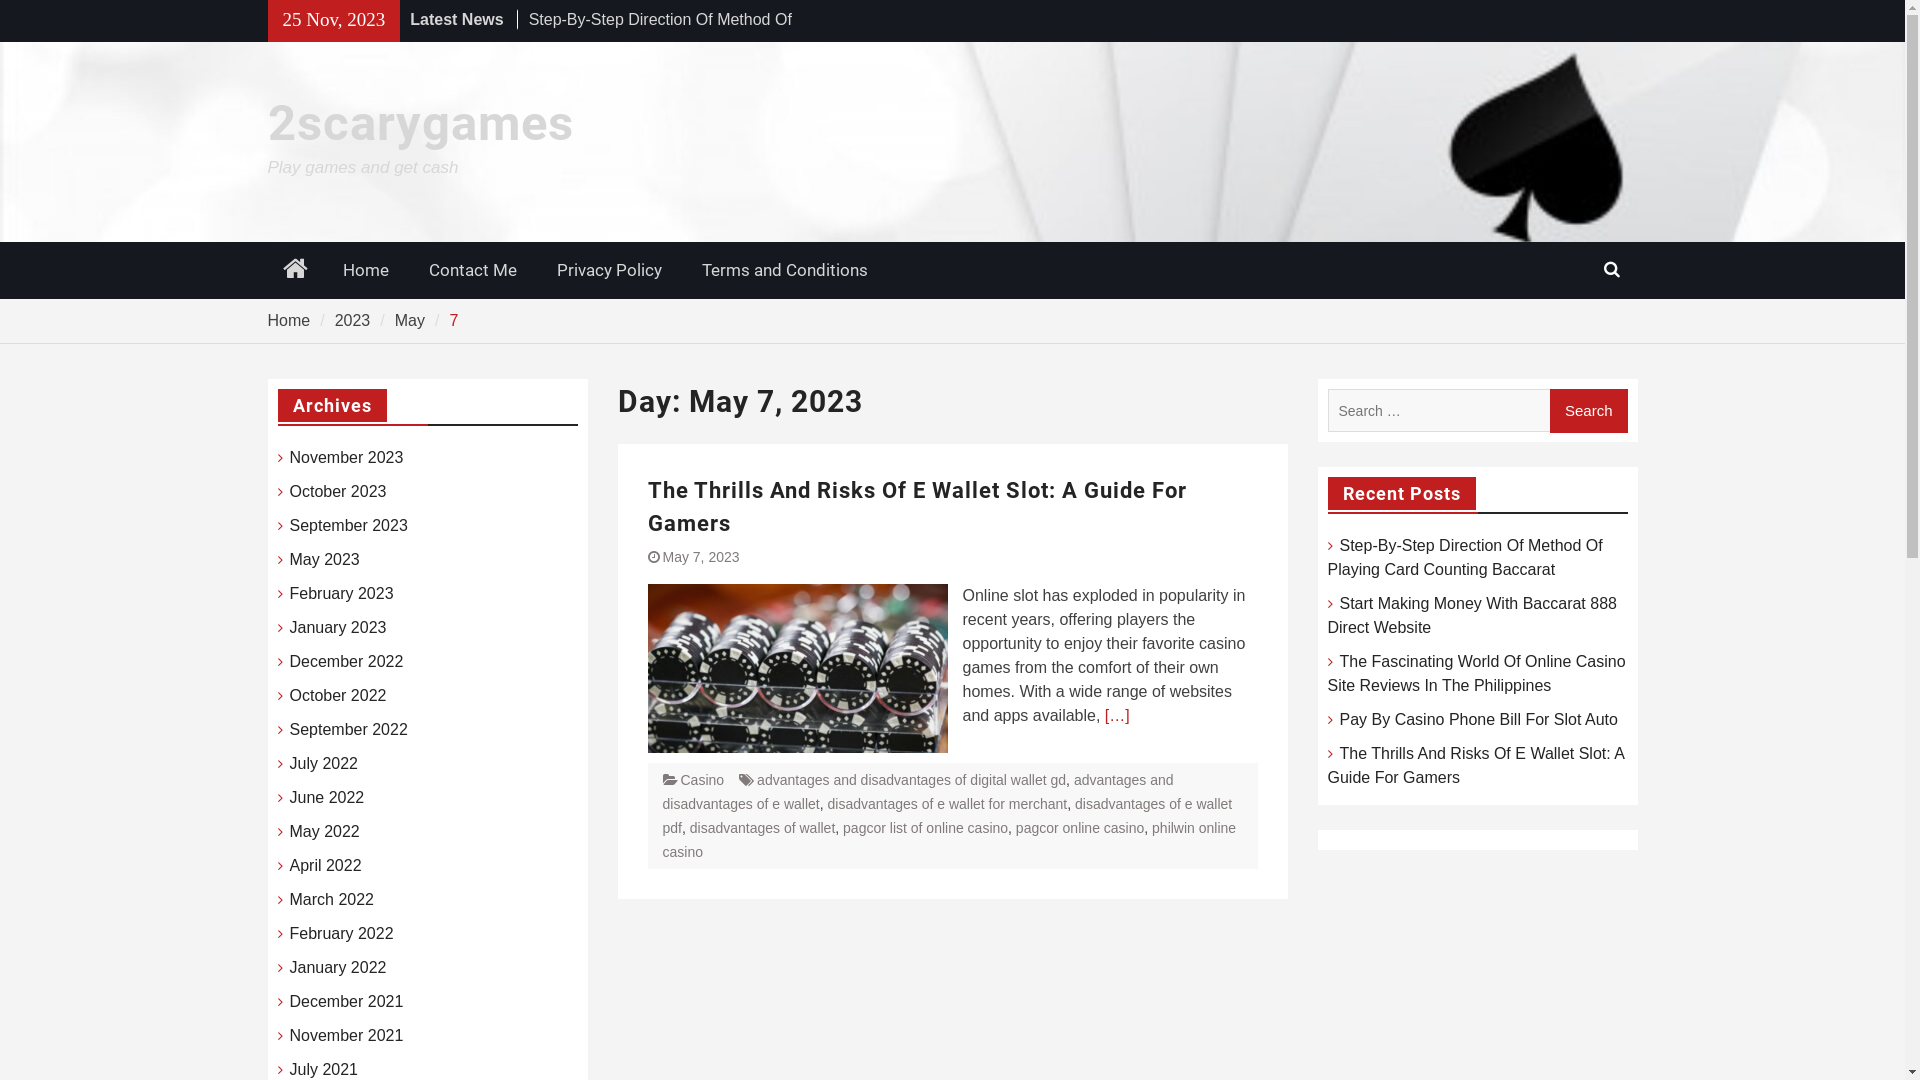  I want to click on 'pagcor online casino', so click(1079, 828).